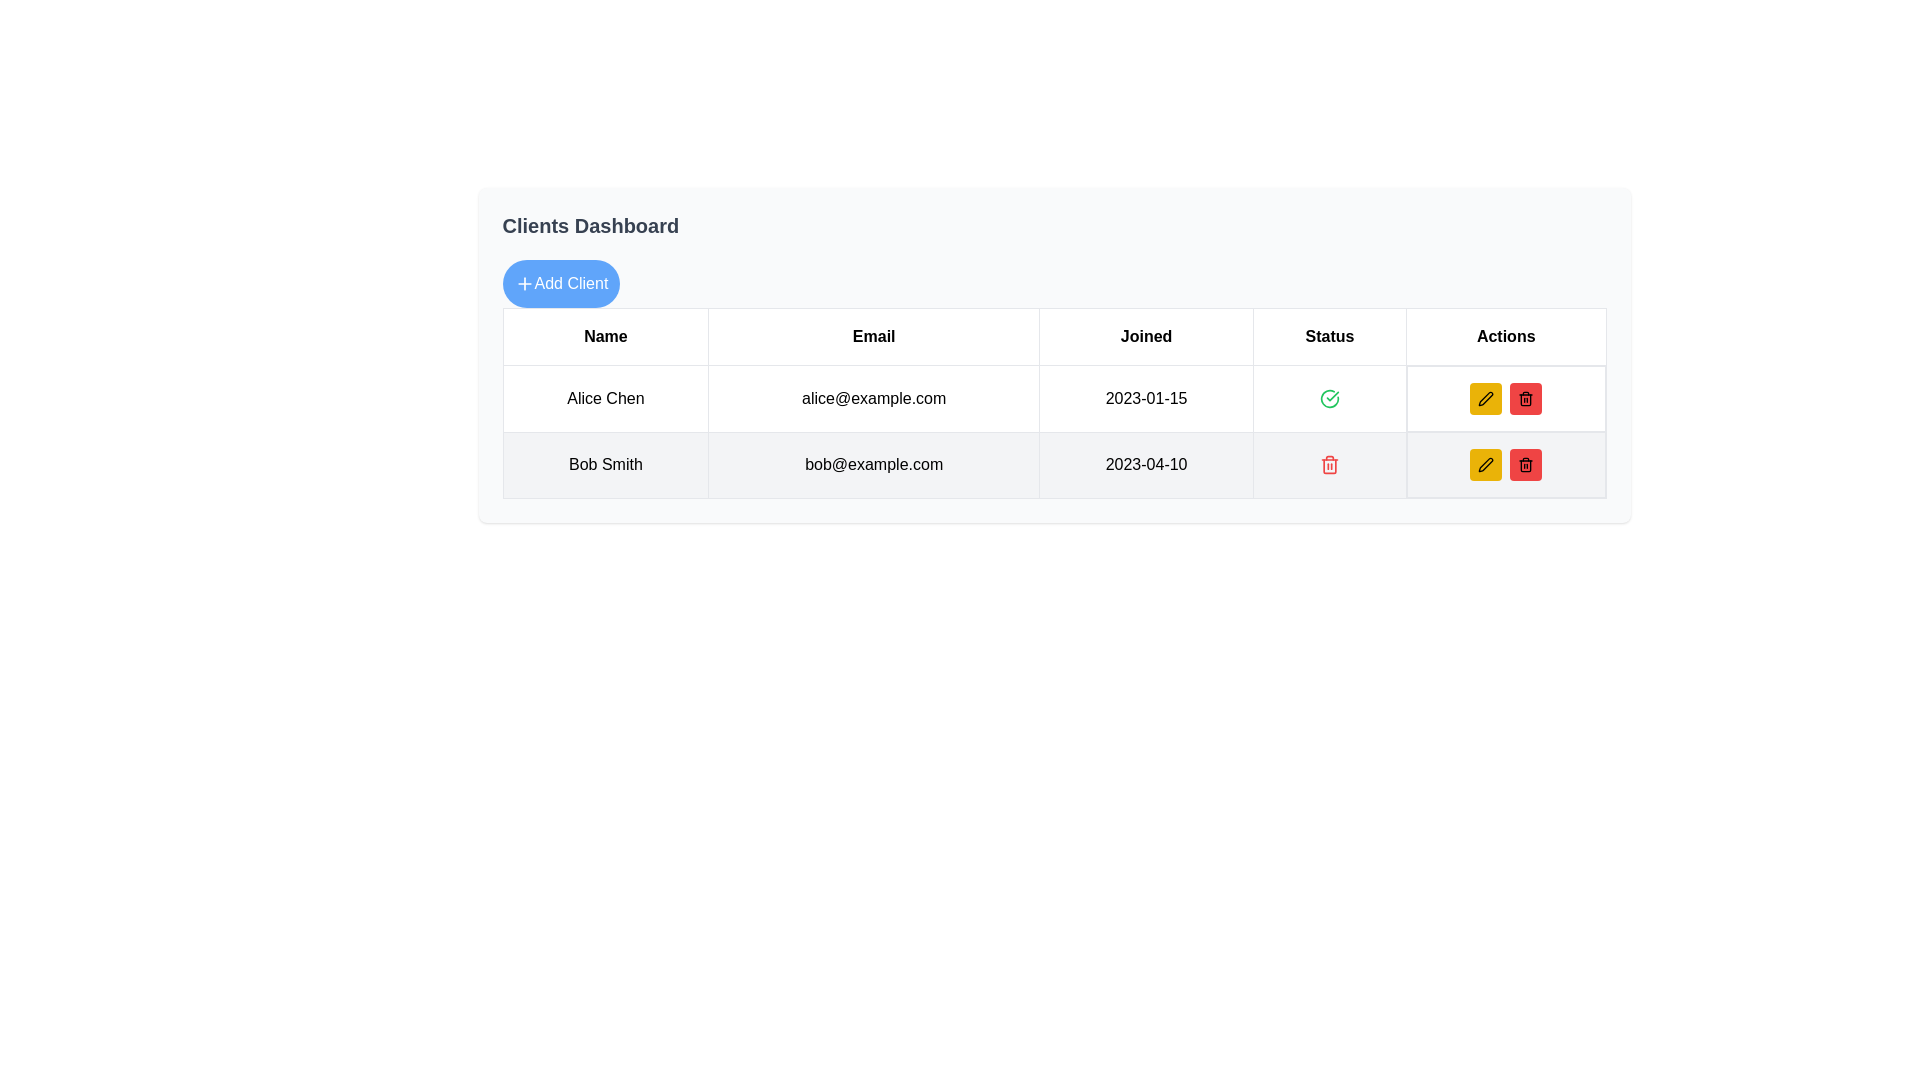  I want to click on the yellow rectangular button with rounded corners featuring a pen icon, located in the 'Actions' column of the second row for the 'Bob Smith' entry, so click(1486, 398).